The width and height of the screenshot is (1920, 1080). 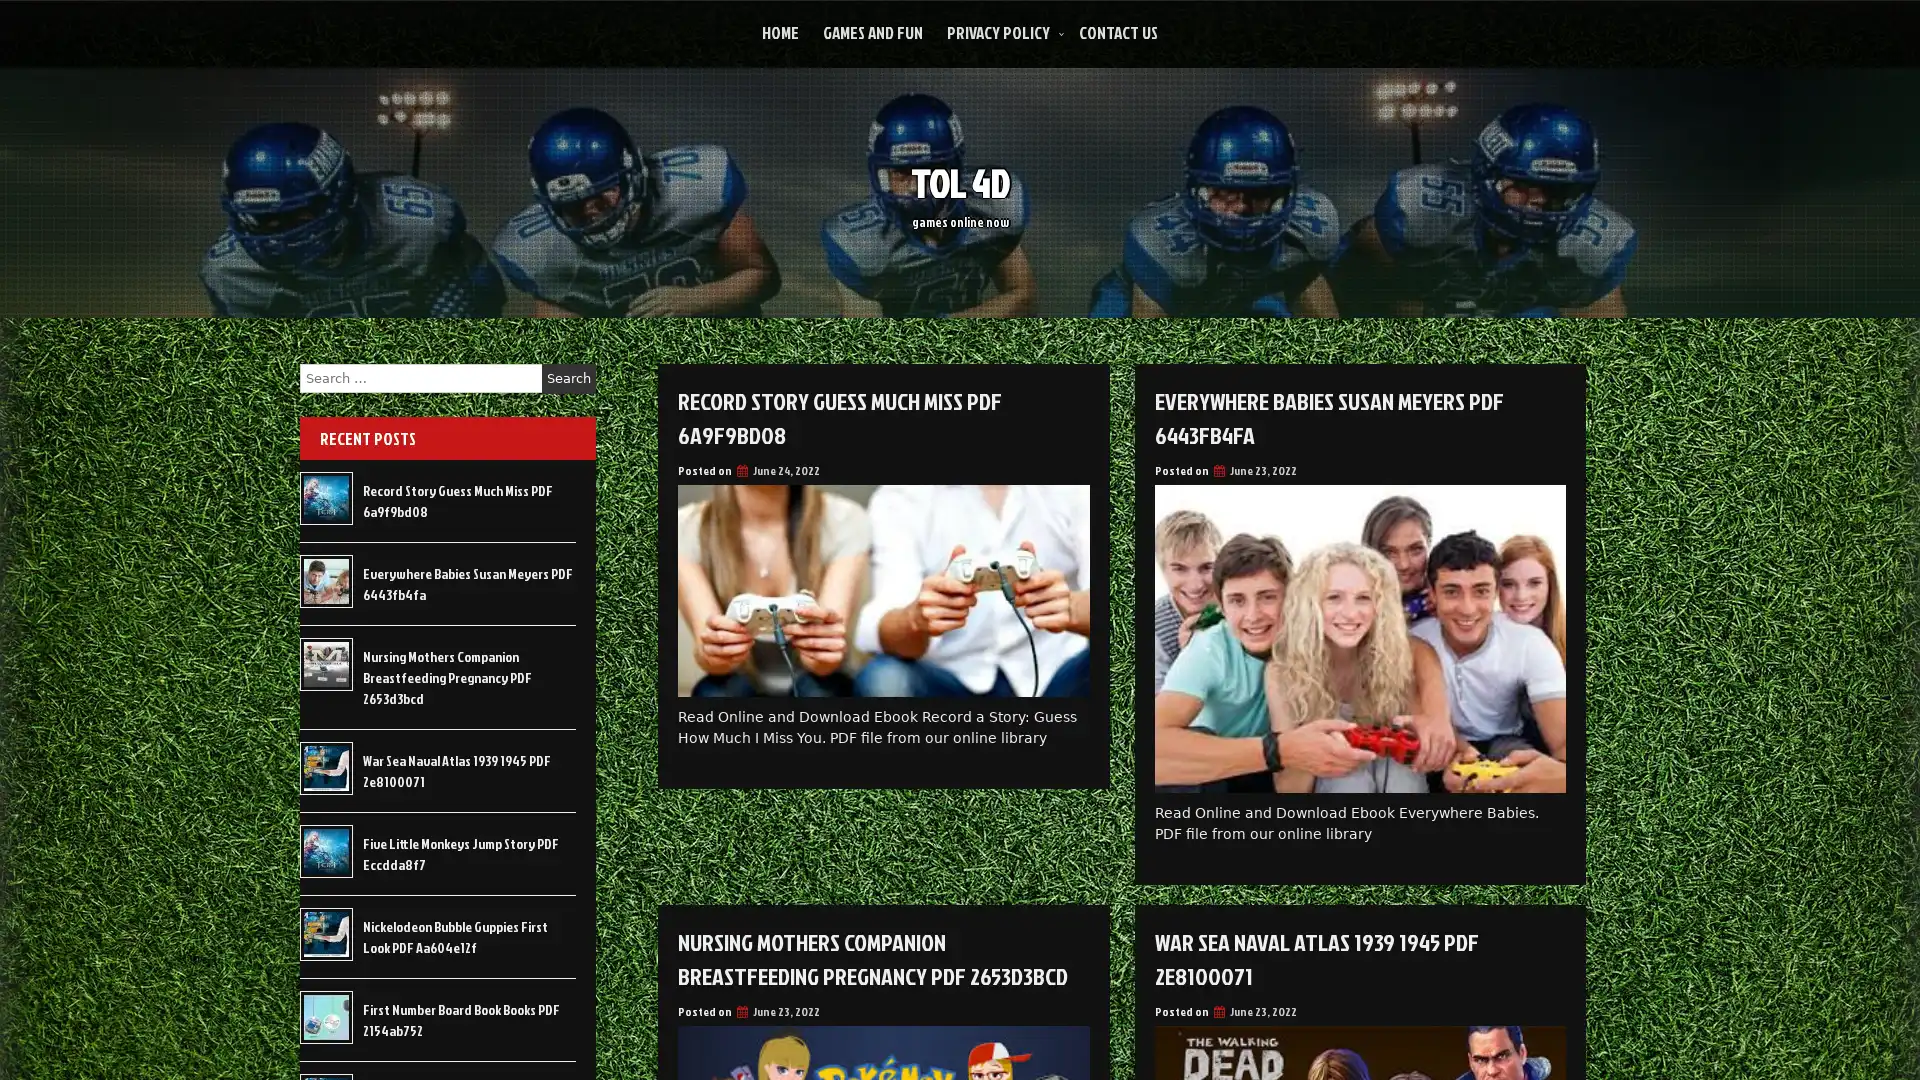 What do you see at coordinates (568, 378) in the screenshot?
I see `Search` at bounding box center [568, 378].